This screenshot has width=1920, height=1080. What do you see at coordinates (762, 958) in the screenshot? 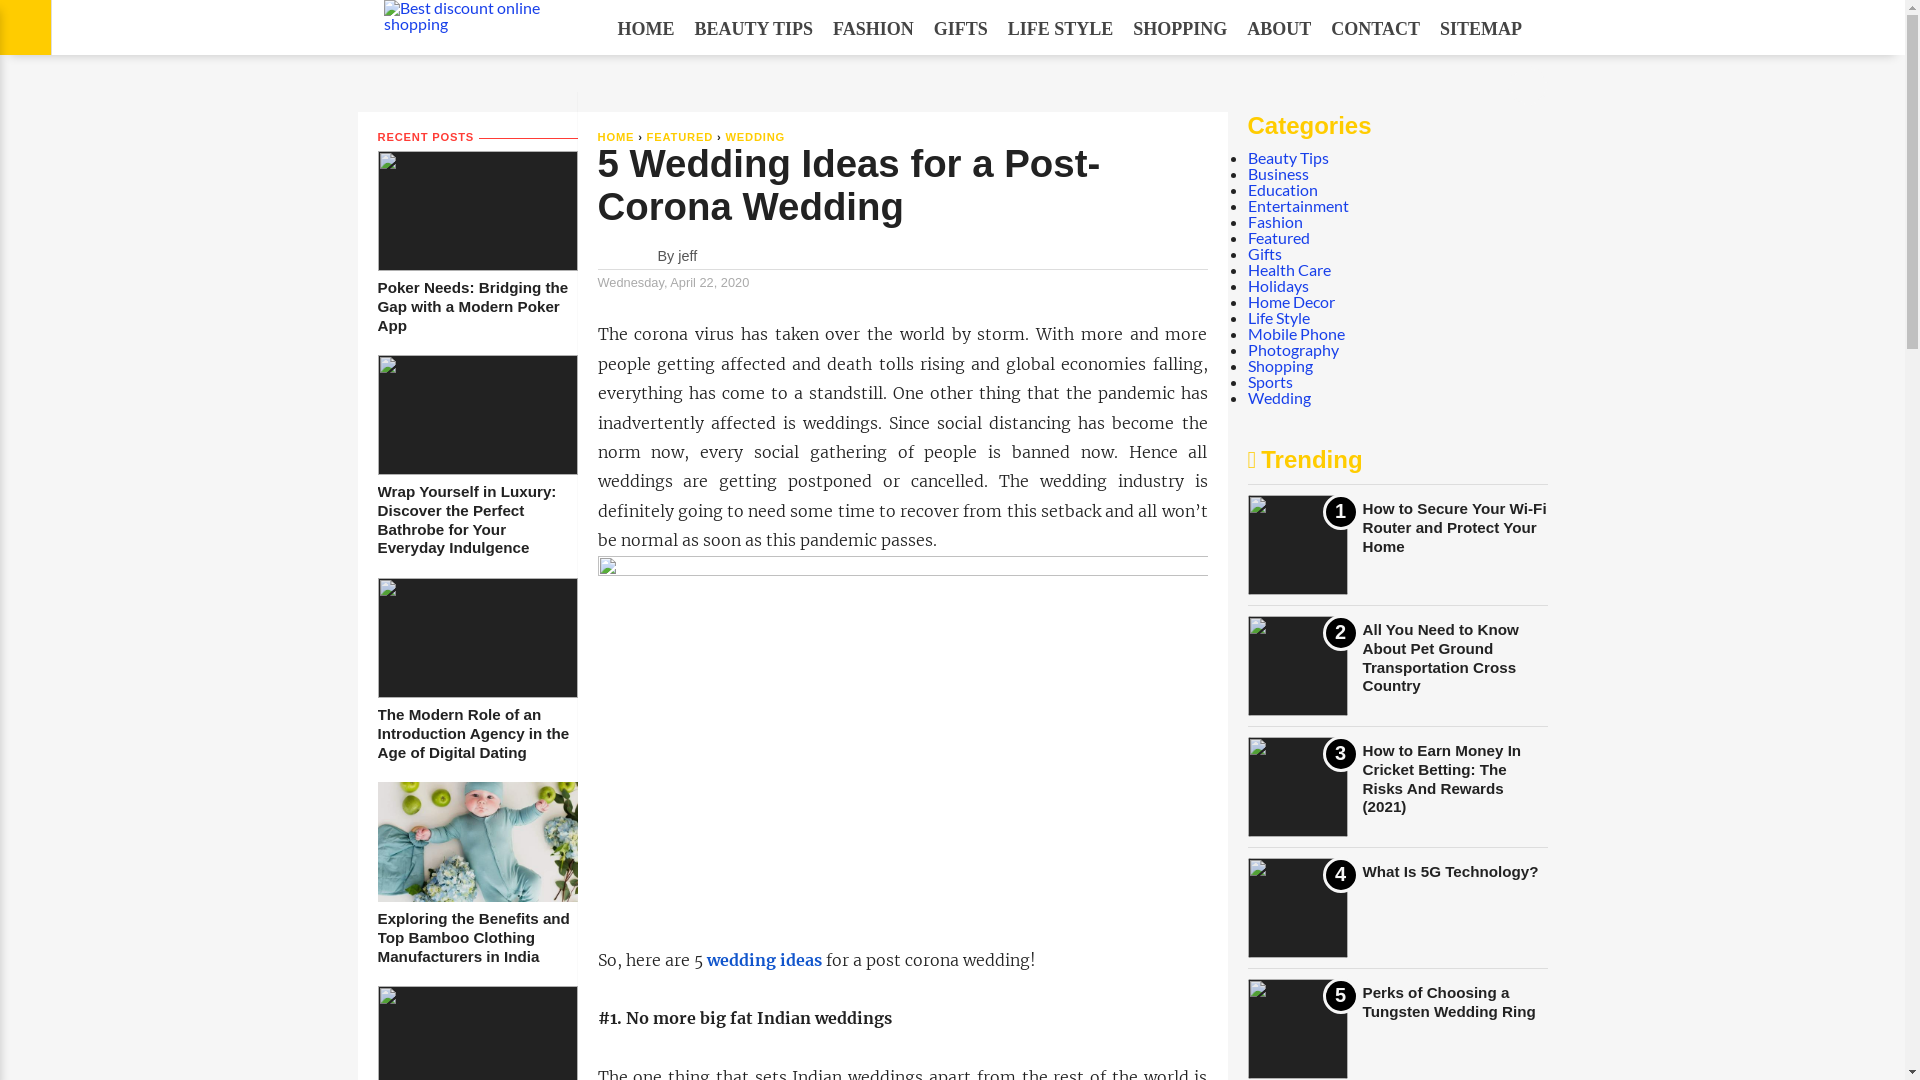
I see `'wedding ideas'` at bounding box center [762, 958].